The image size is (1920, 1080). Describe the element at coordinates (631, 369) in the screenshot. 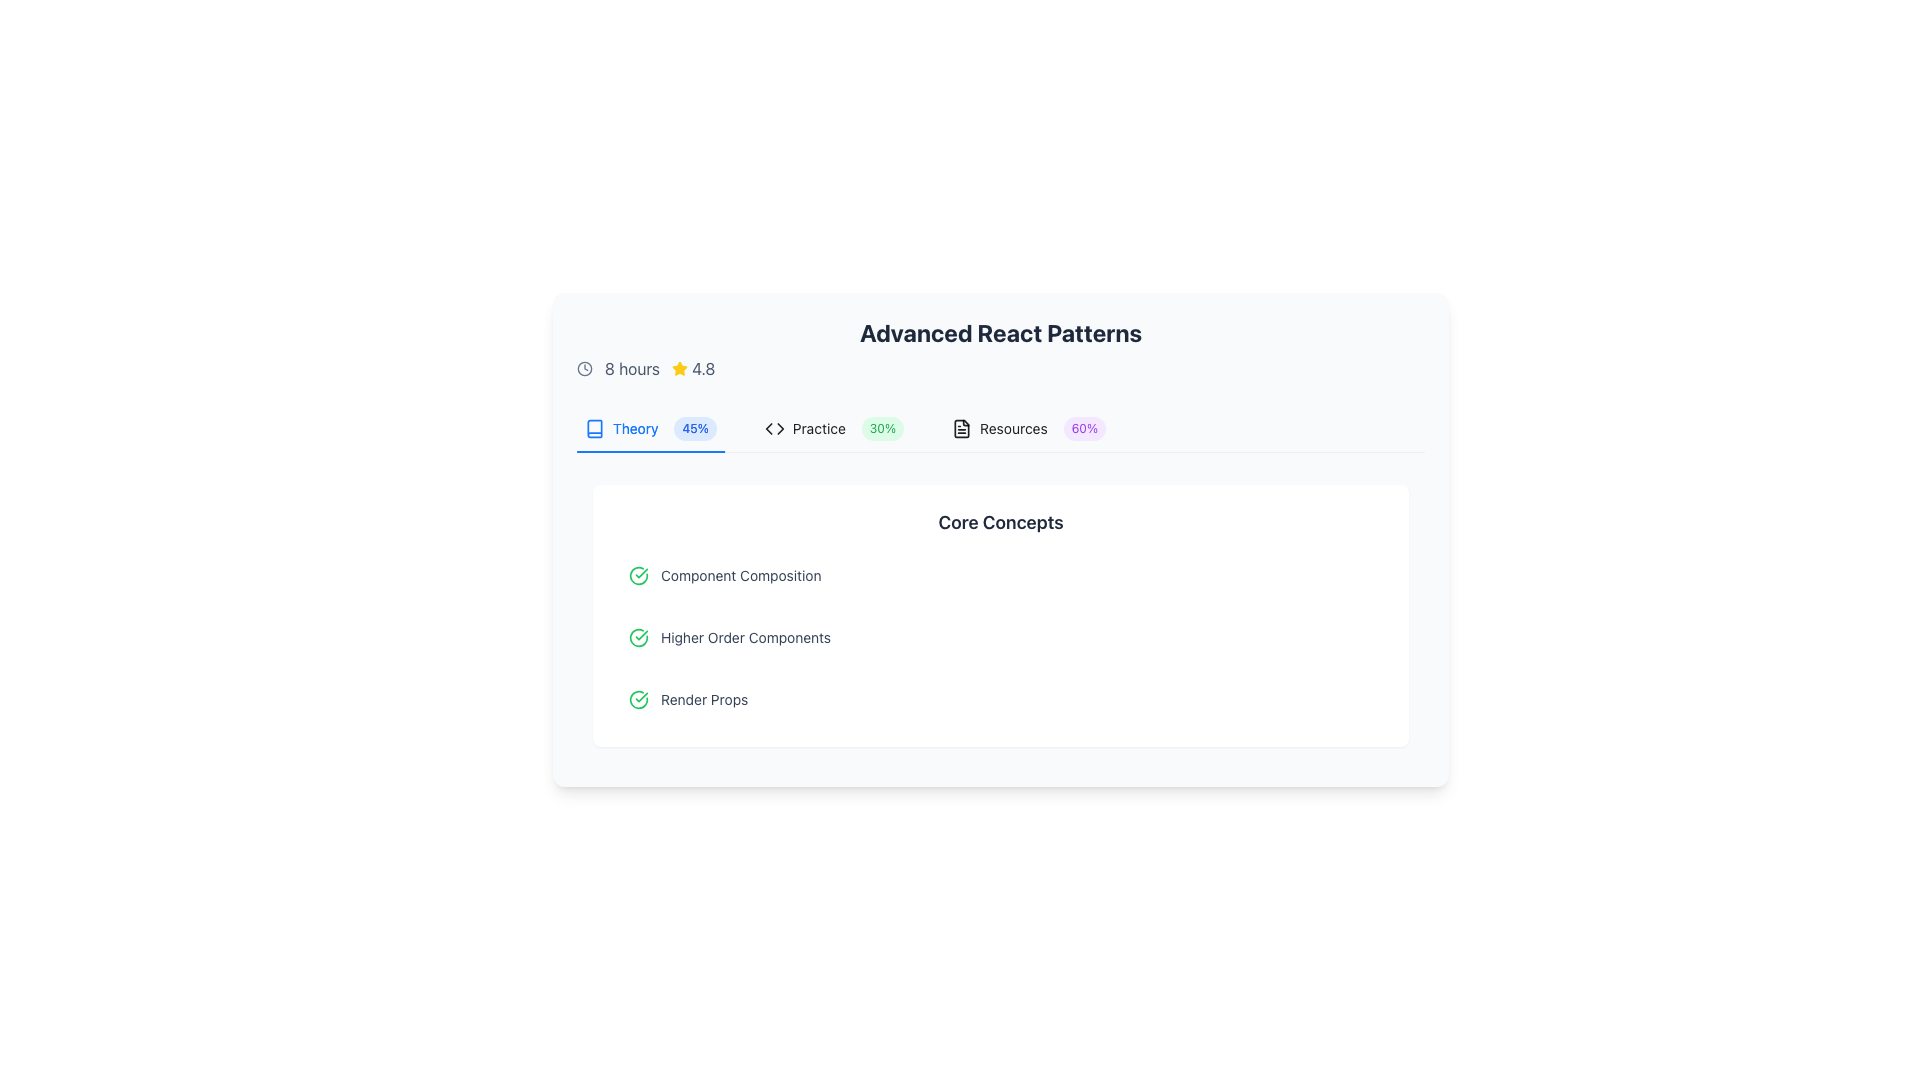

I see `the text label displaying '8 hours' in slate-gray color, which is positioned between a clock icon on the left and a numerical score '4.8' on the right` at that location.